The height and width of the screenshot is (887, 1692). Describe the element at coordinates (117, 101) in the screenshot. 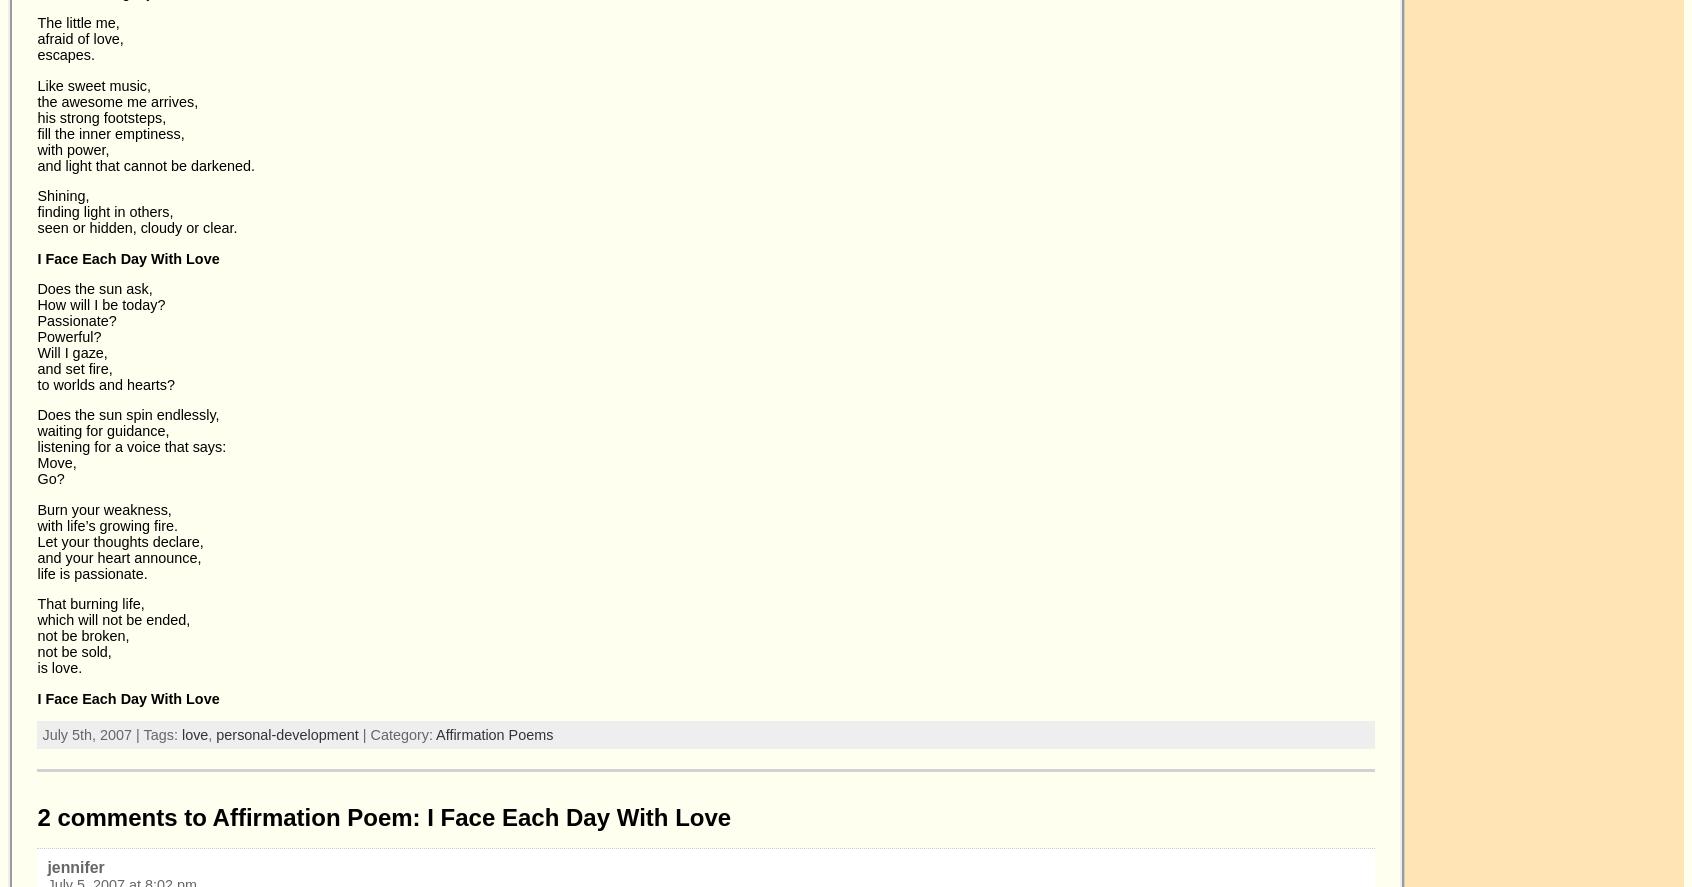

I see `'the awesome  me arrives,'` at that location.